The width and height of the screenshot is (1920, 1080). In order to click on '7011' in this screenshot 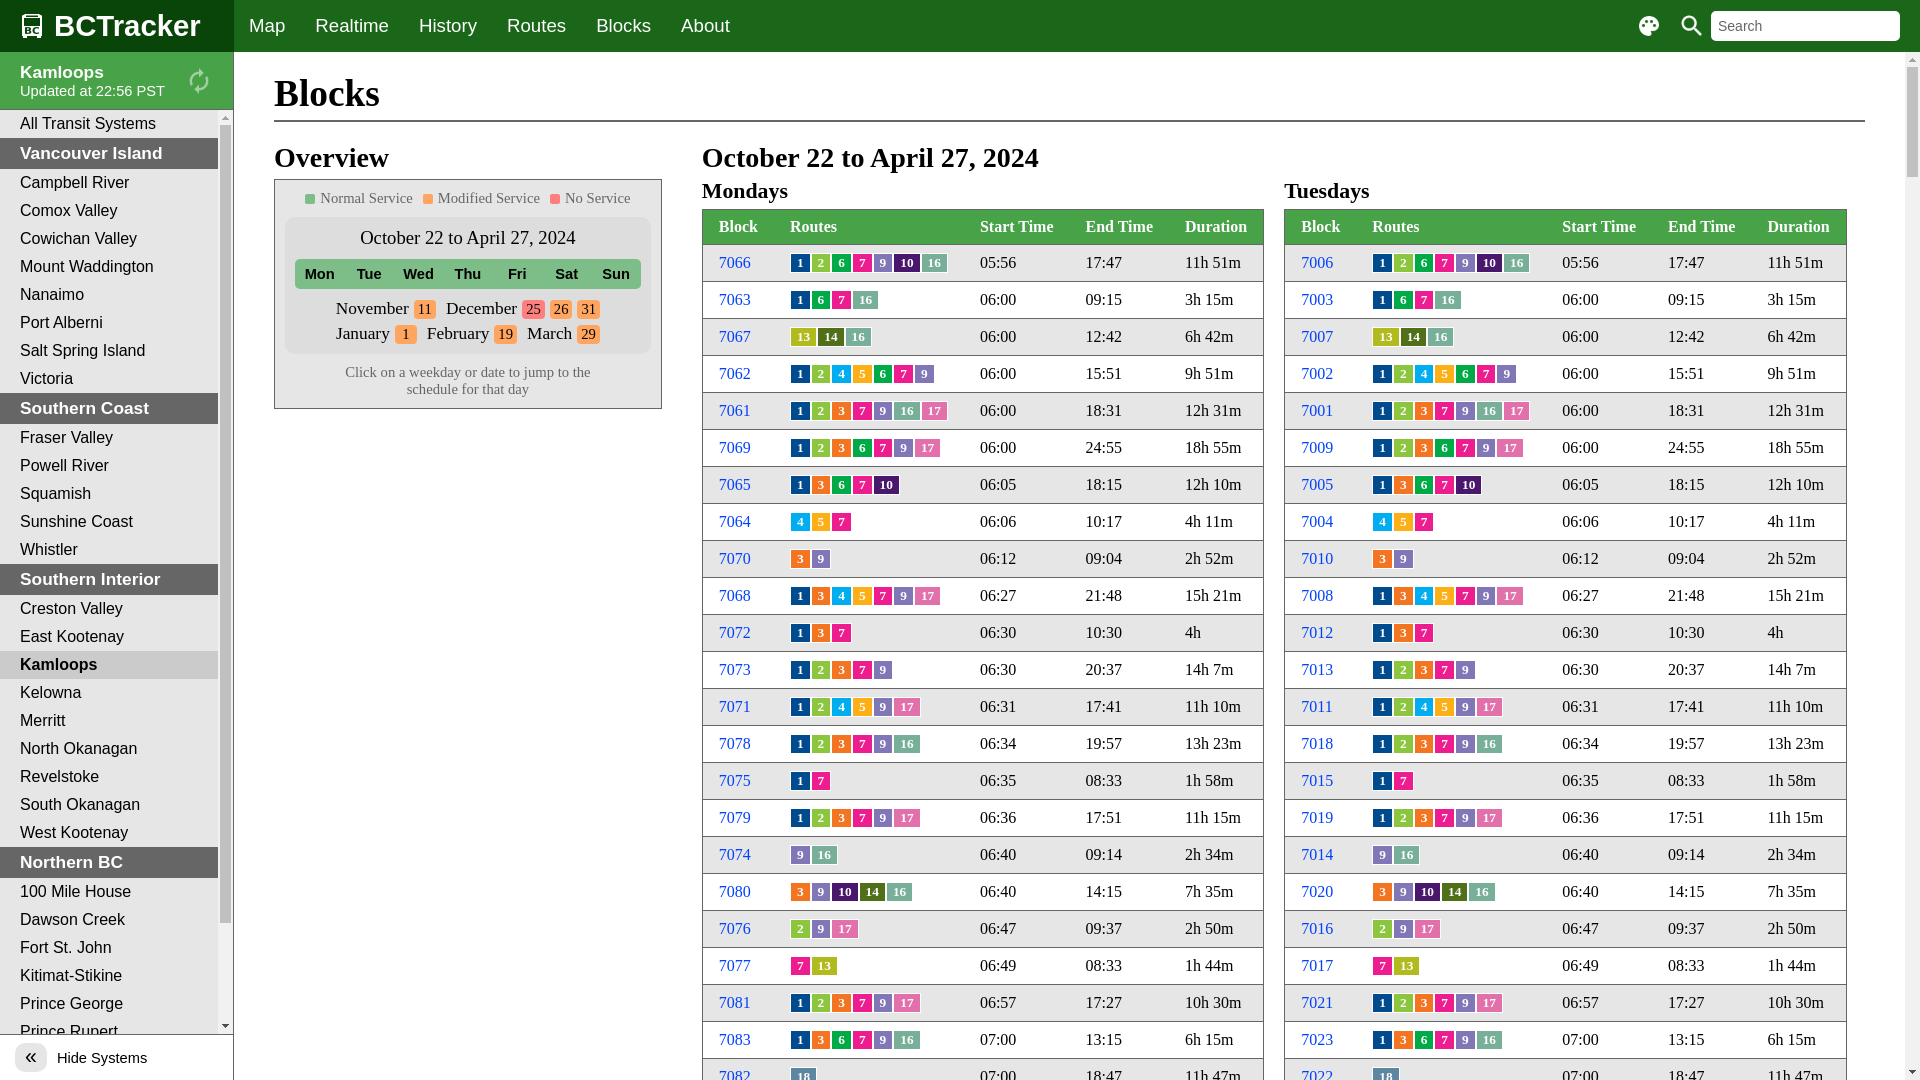, I will do `click(1300, 705)`.